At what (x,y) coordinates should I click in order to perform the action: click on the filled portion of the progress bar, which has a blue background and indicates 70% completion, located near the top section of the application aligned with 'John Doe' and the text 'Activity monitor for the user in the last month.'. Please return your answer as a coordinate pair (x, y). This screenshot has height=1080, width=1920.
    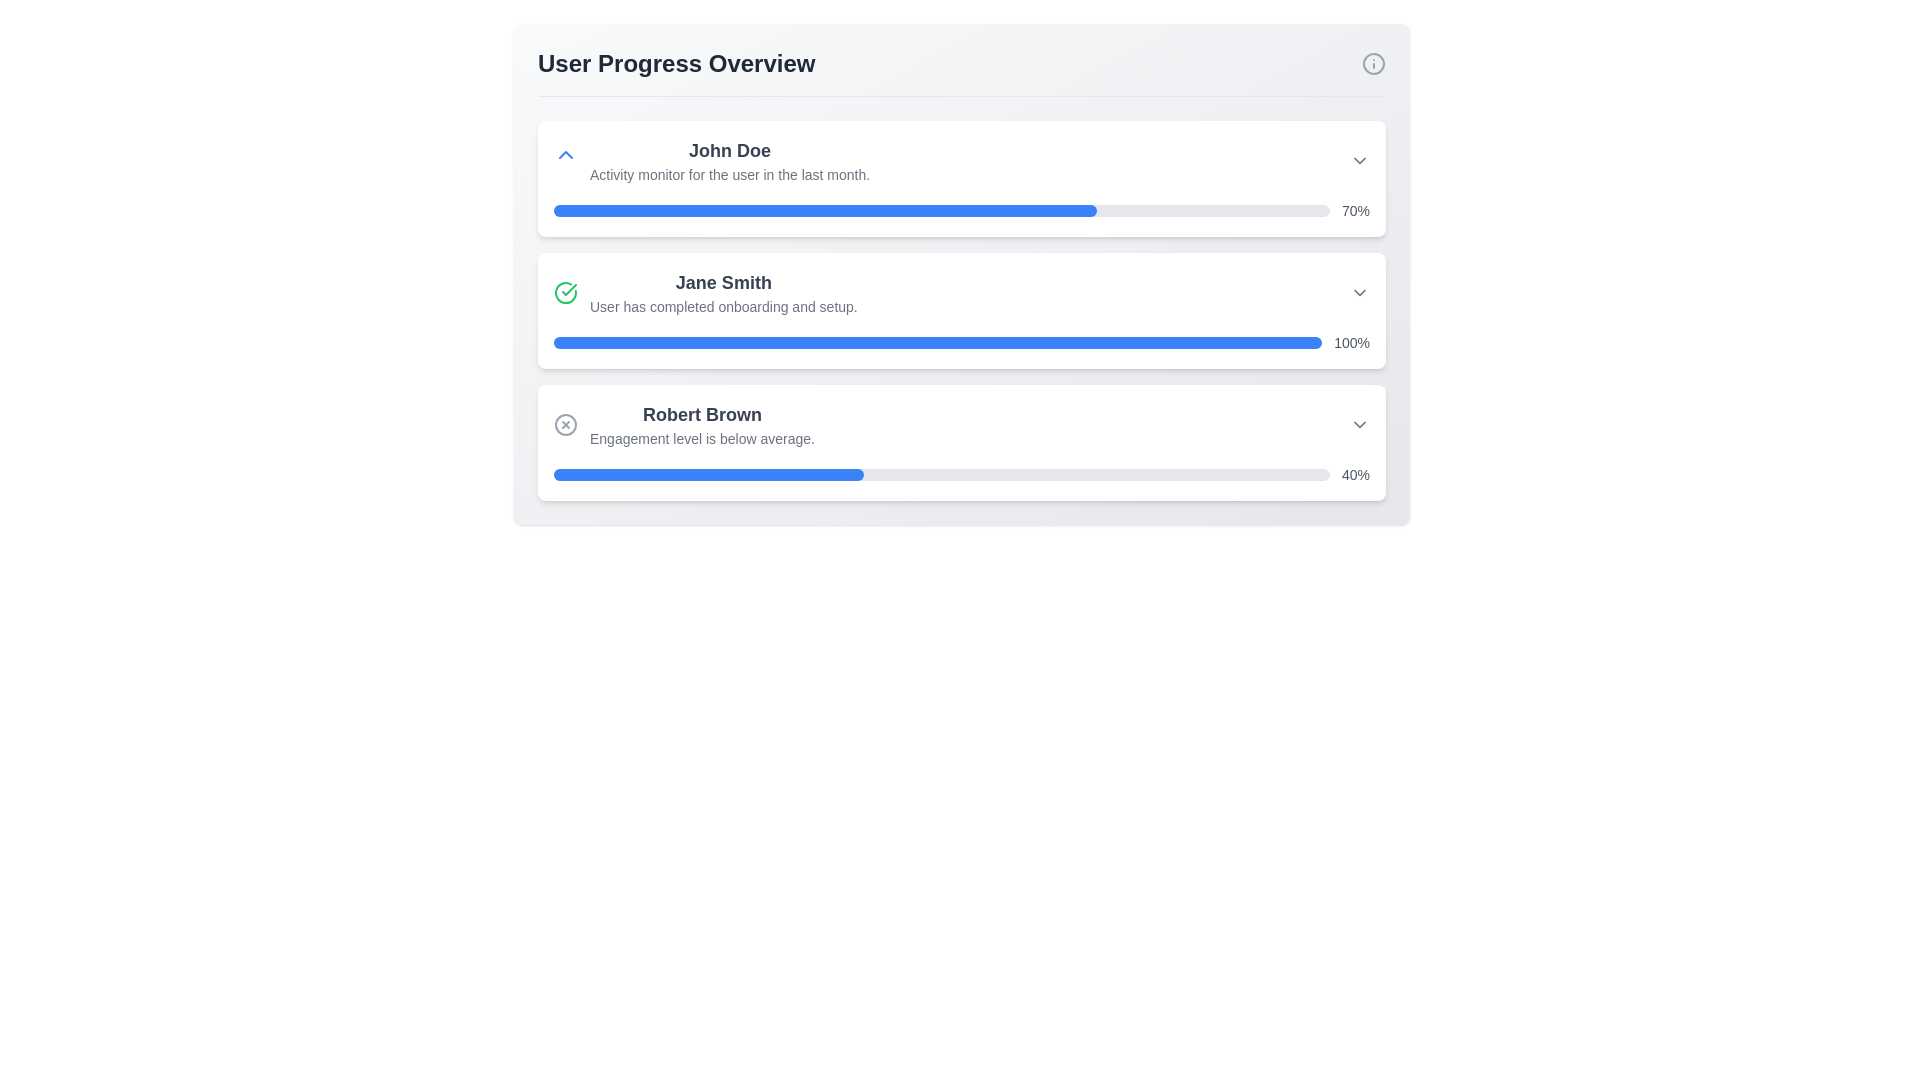
    Looking at the image, I should click on (825, 211).